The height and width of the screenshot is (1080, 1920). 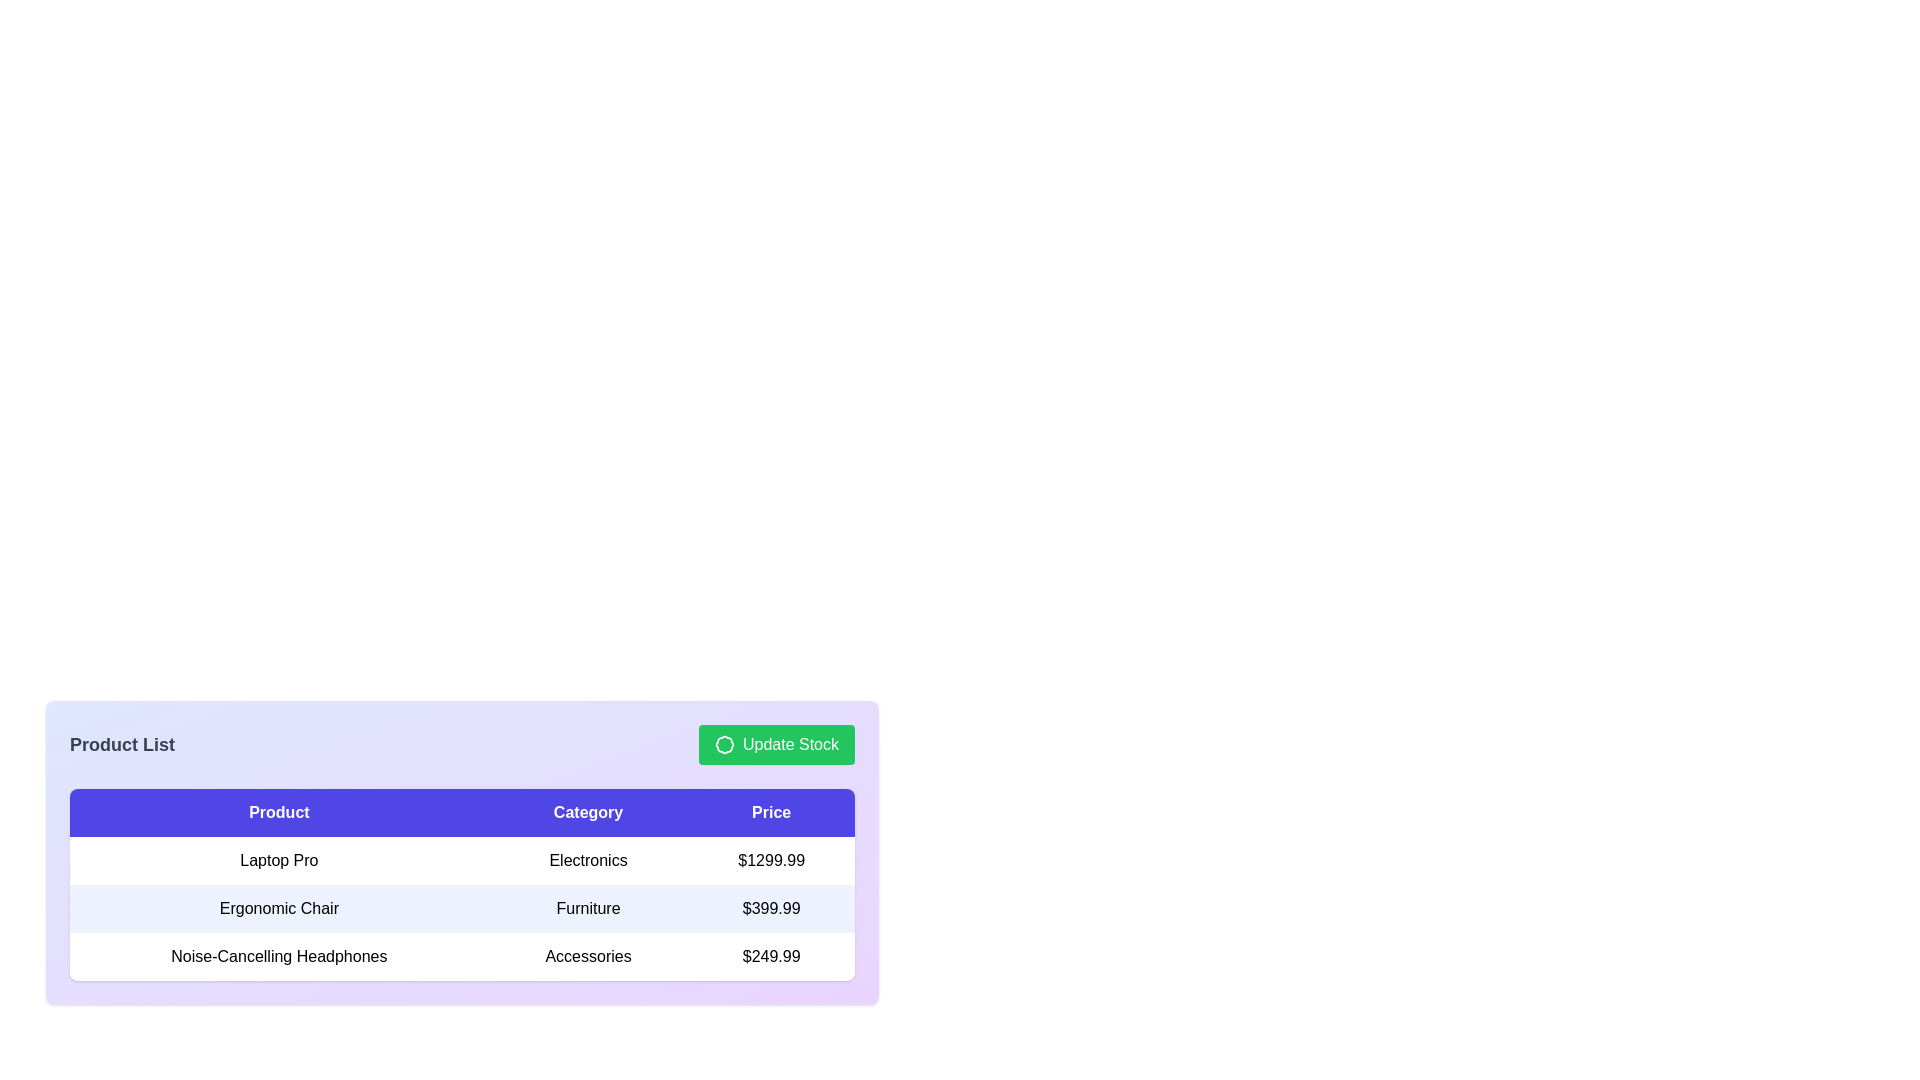 I want to click on the text label displaying 'Noise-Cancelling Headphones' in the first cell of the last row of the product table, so click(x=278, y=955).